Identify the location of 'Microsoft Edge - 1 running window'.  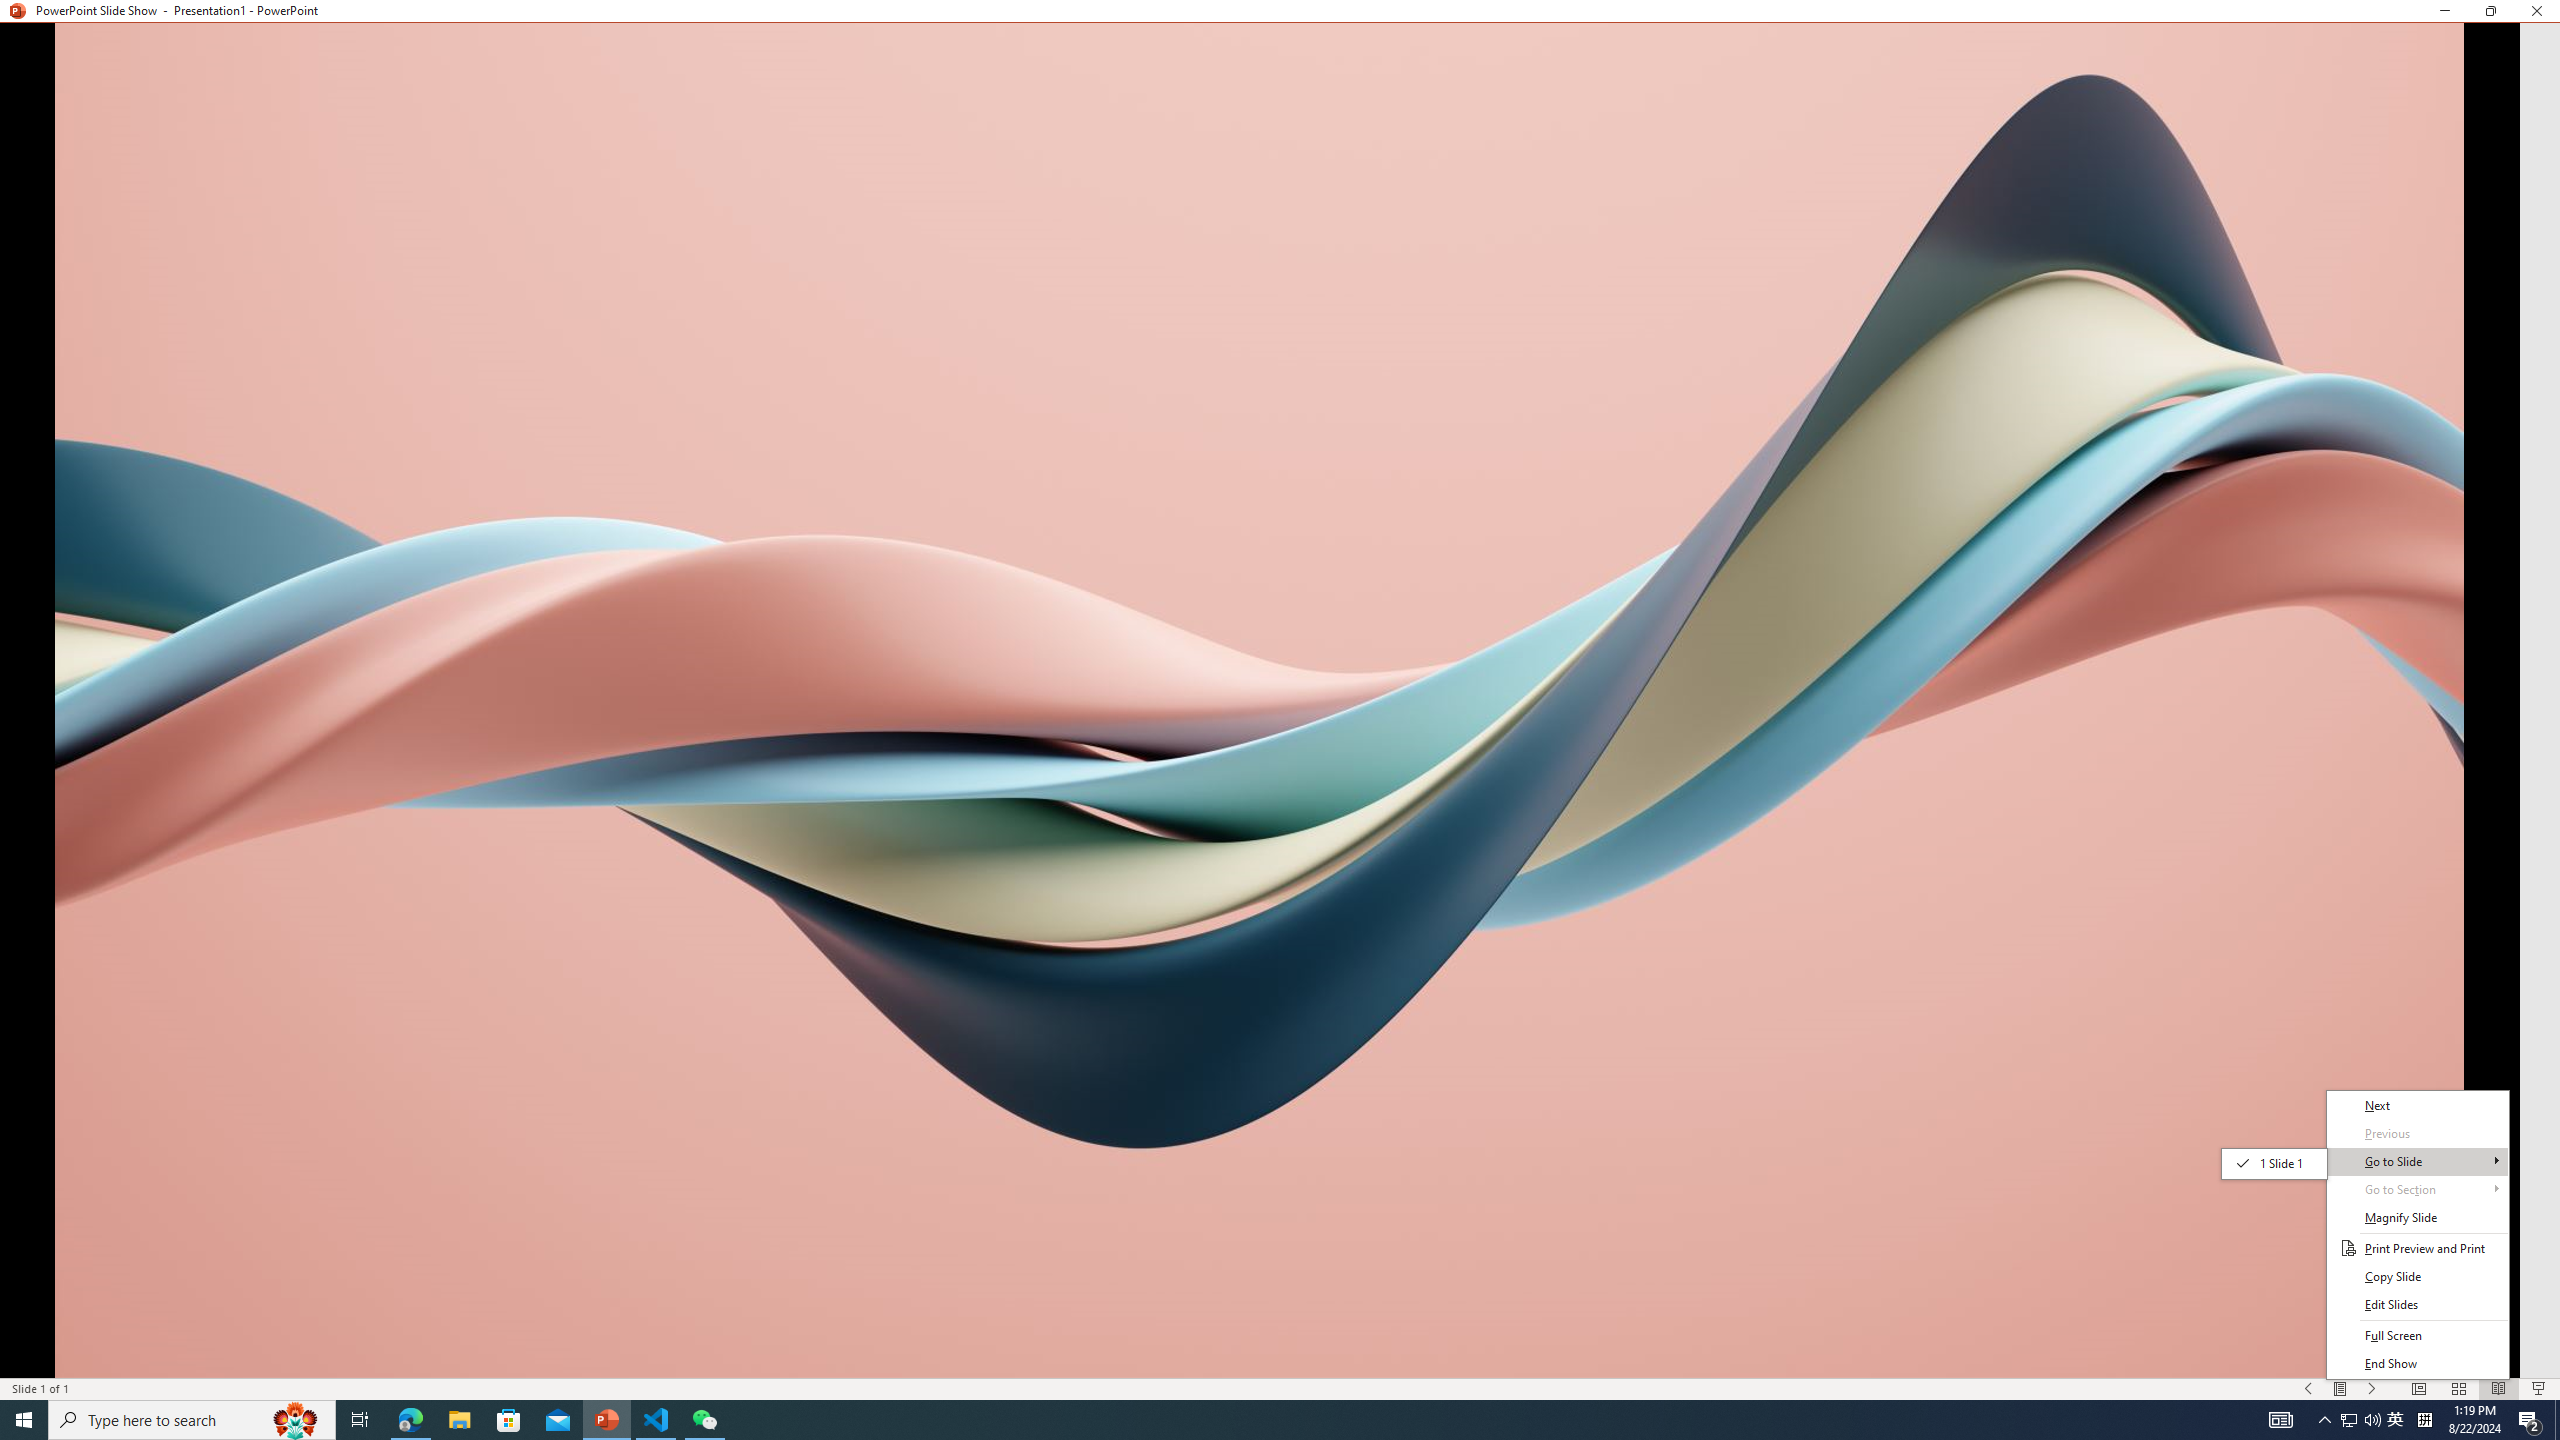
(409, 1418).